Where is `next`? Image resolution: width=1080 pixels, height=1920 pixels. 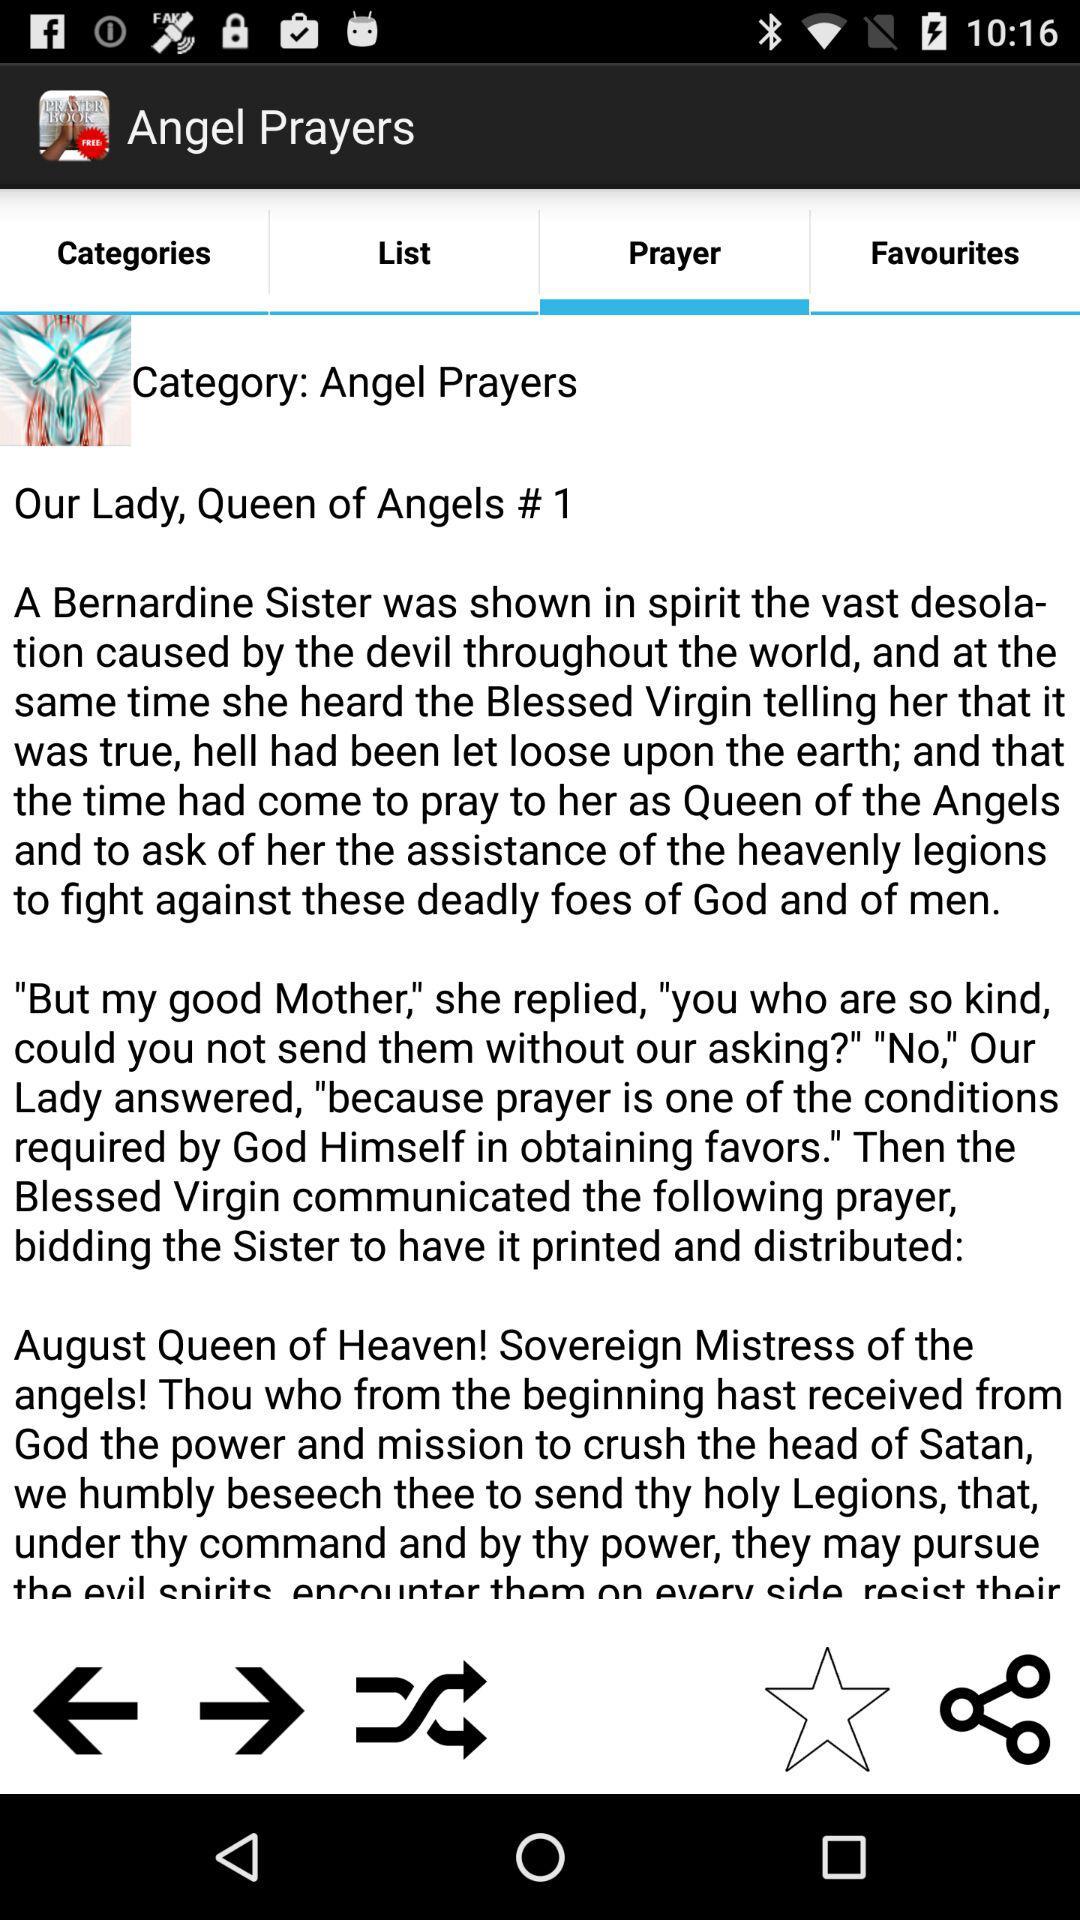
next is located at coordinates (252, 1708).